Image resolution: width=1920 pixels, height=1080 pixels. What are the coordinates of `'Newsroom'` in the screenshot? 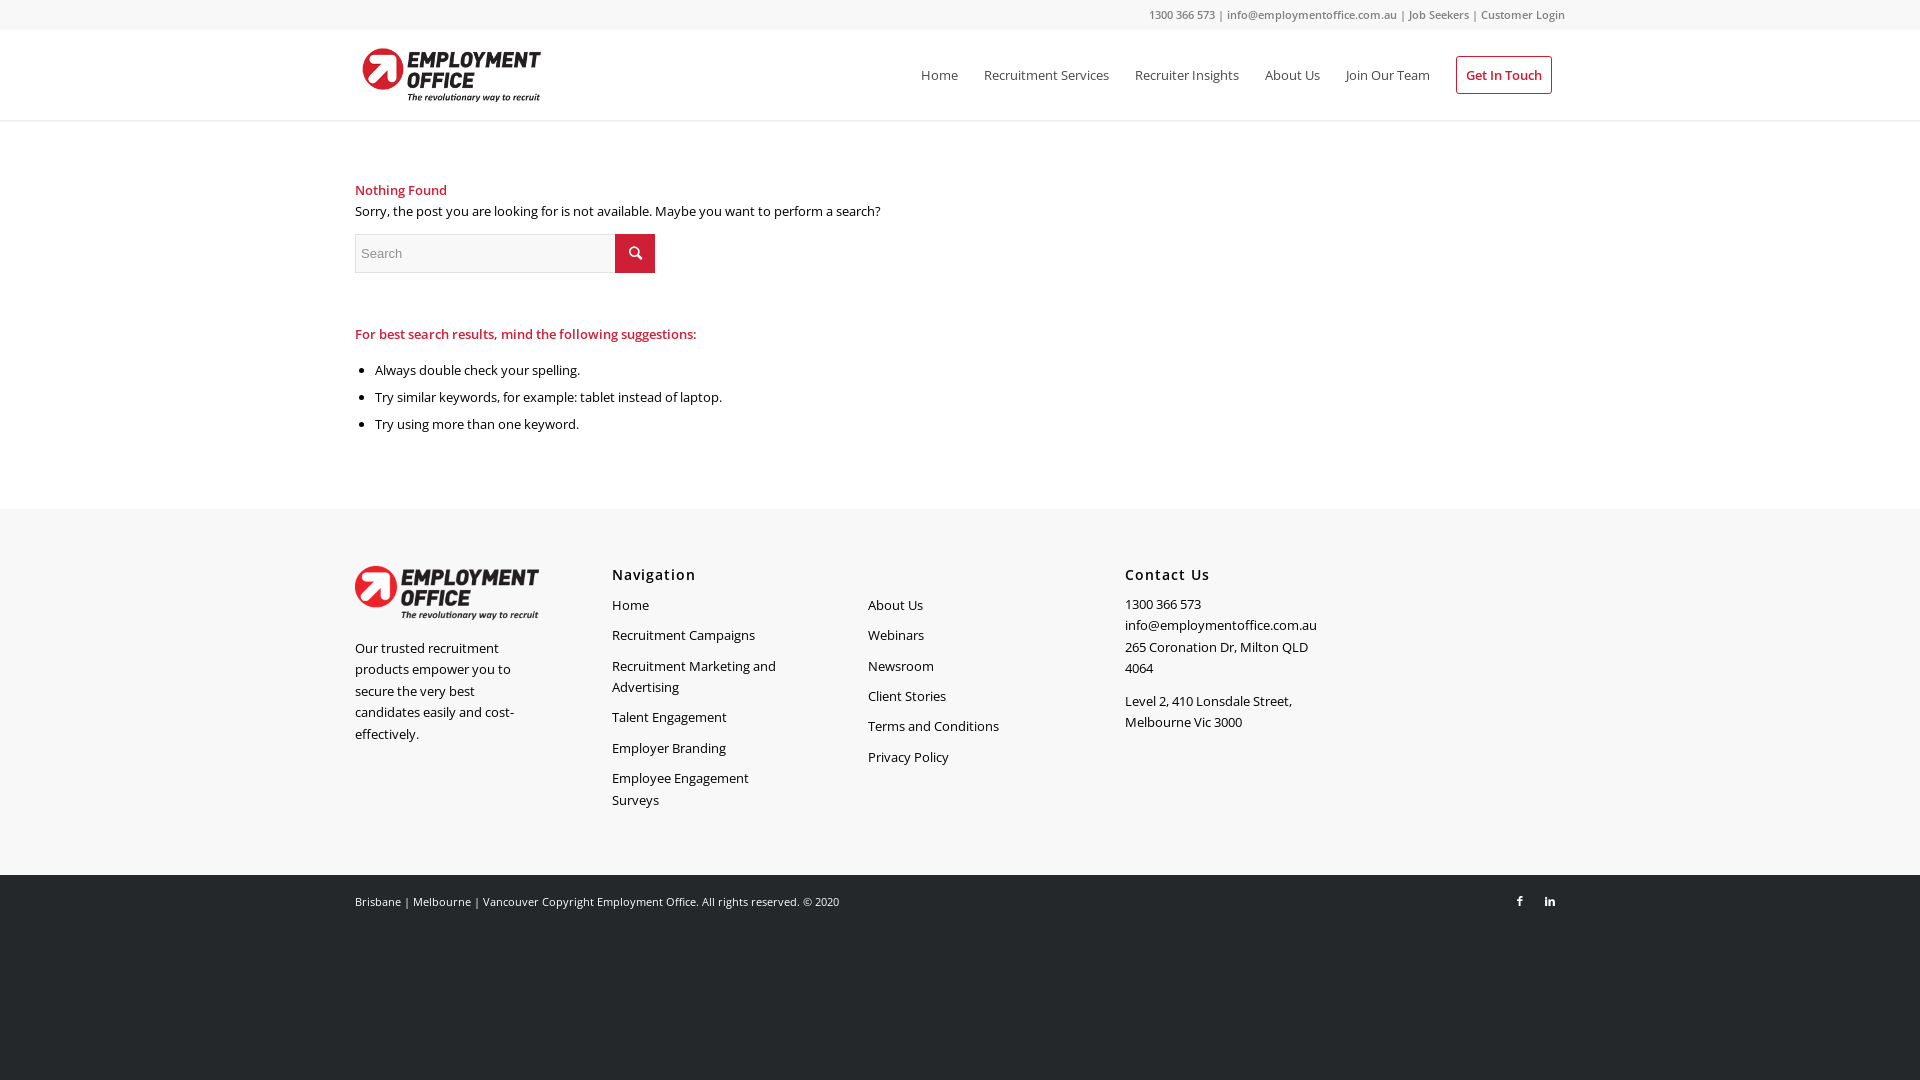 It's located at (960, 667).